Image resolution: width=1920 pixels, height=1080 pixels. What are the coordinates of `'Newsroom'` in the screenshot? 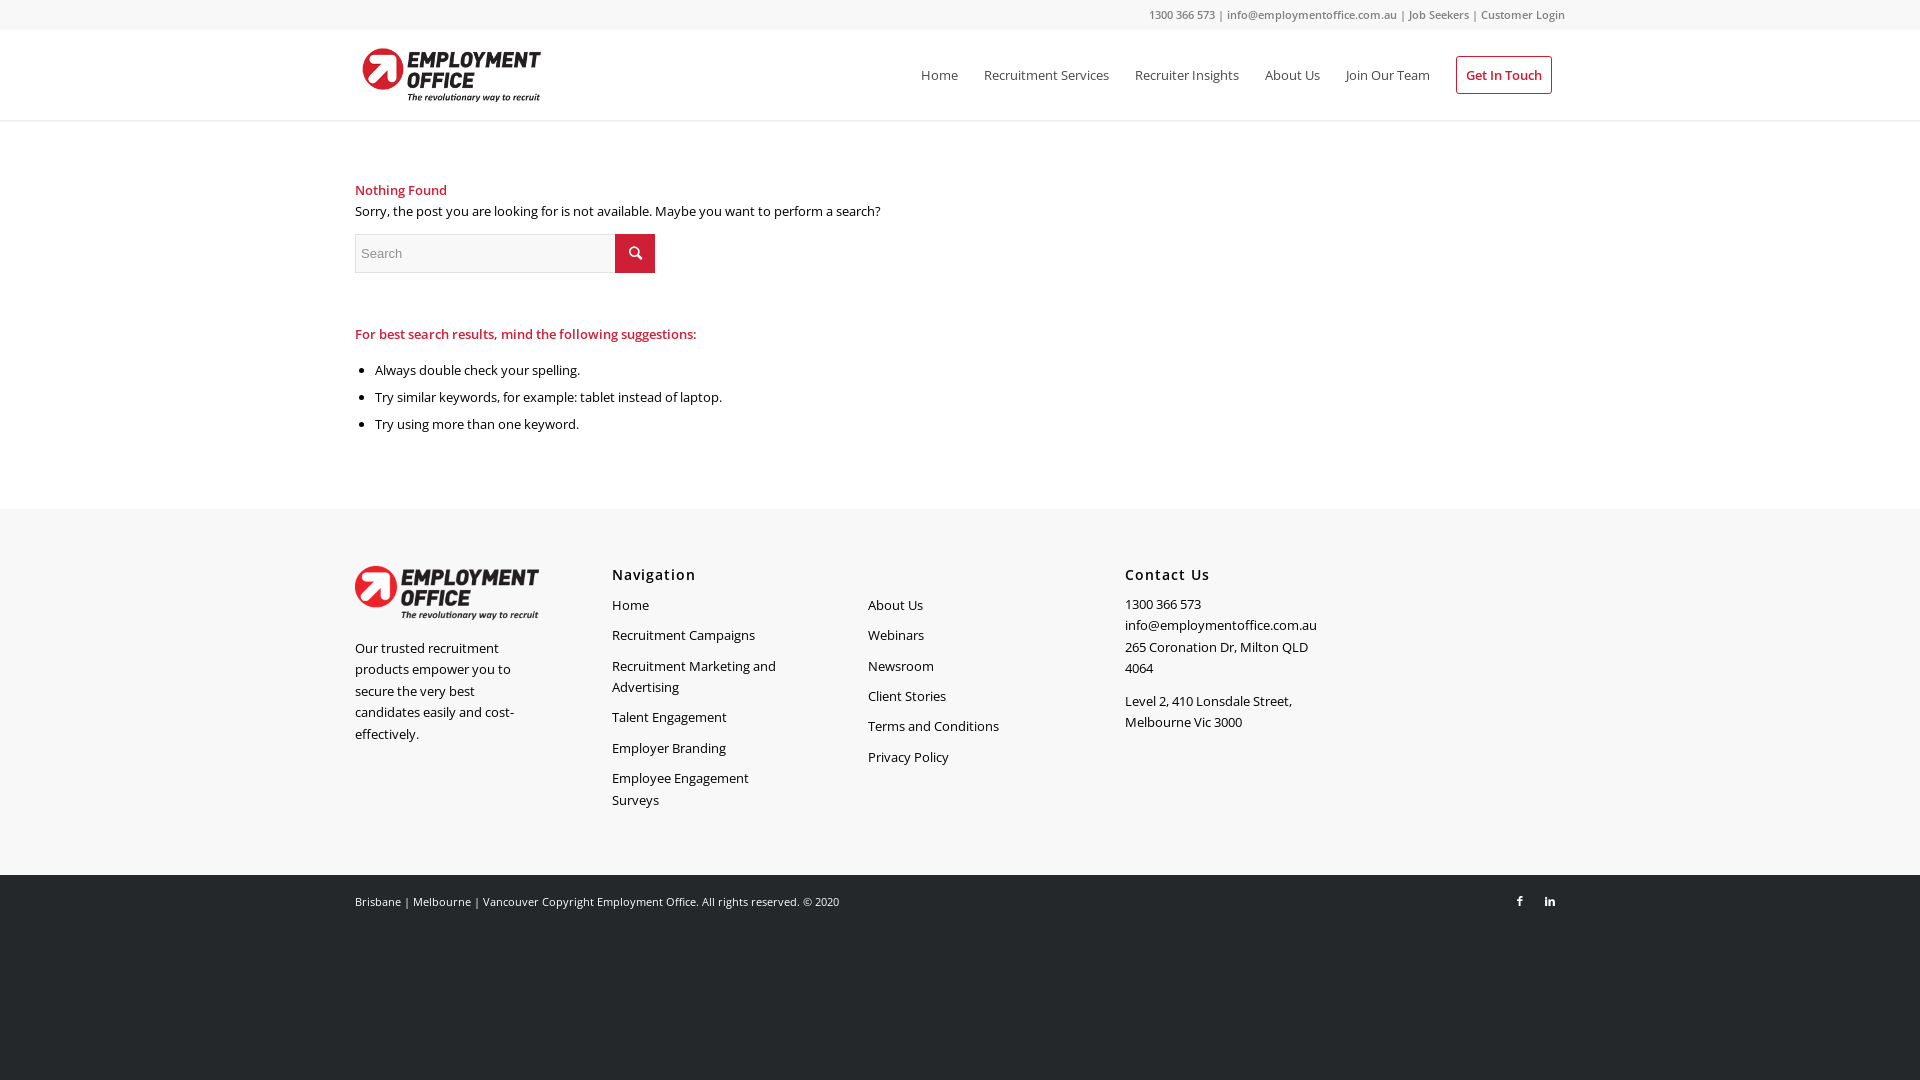 It's located at (960, 667).